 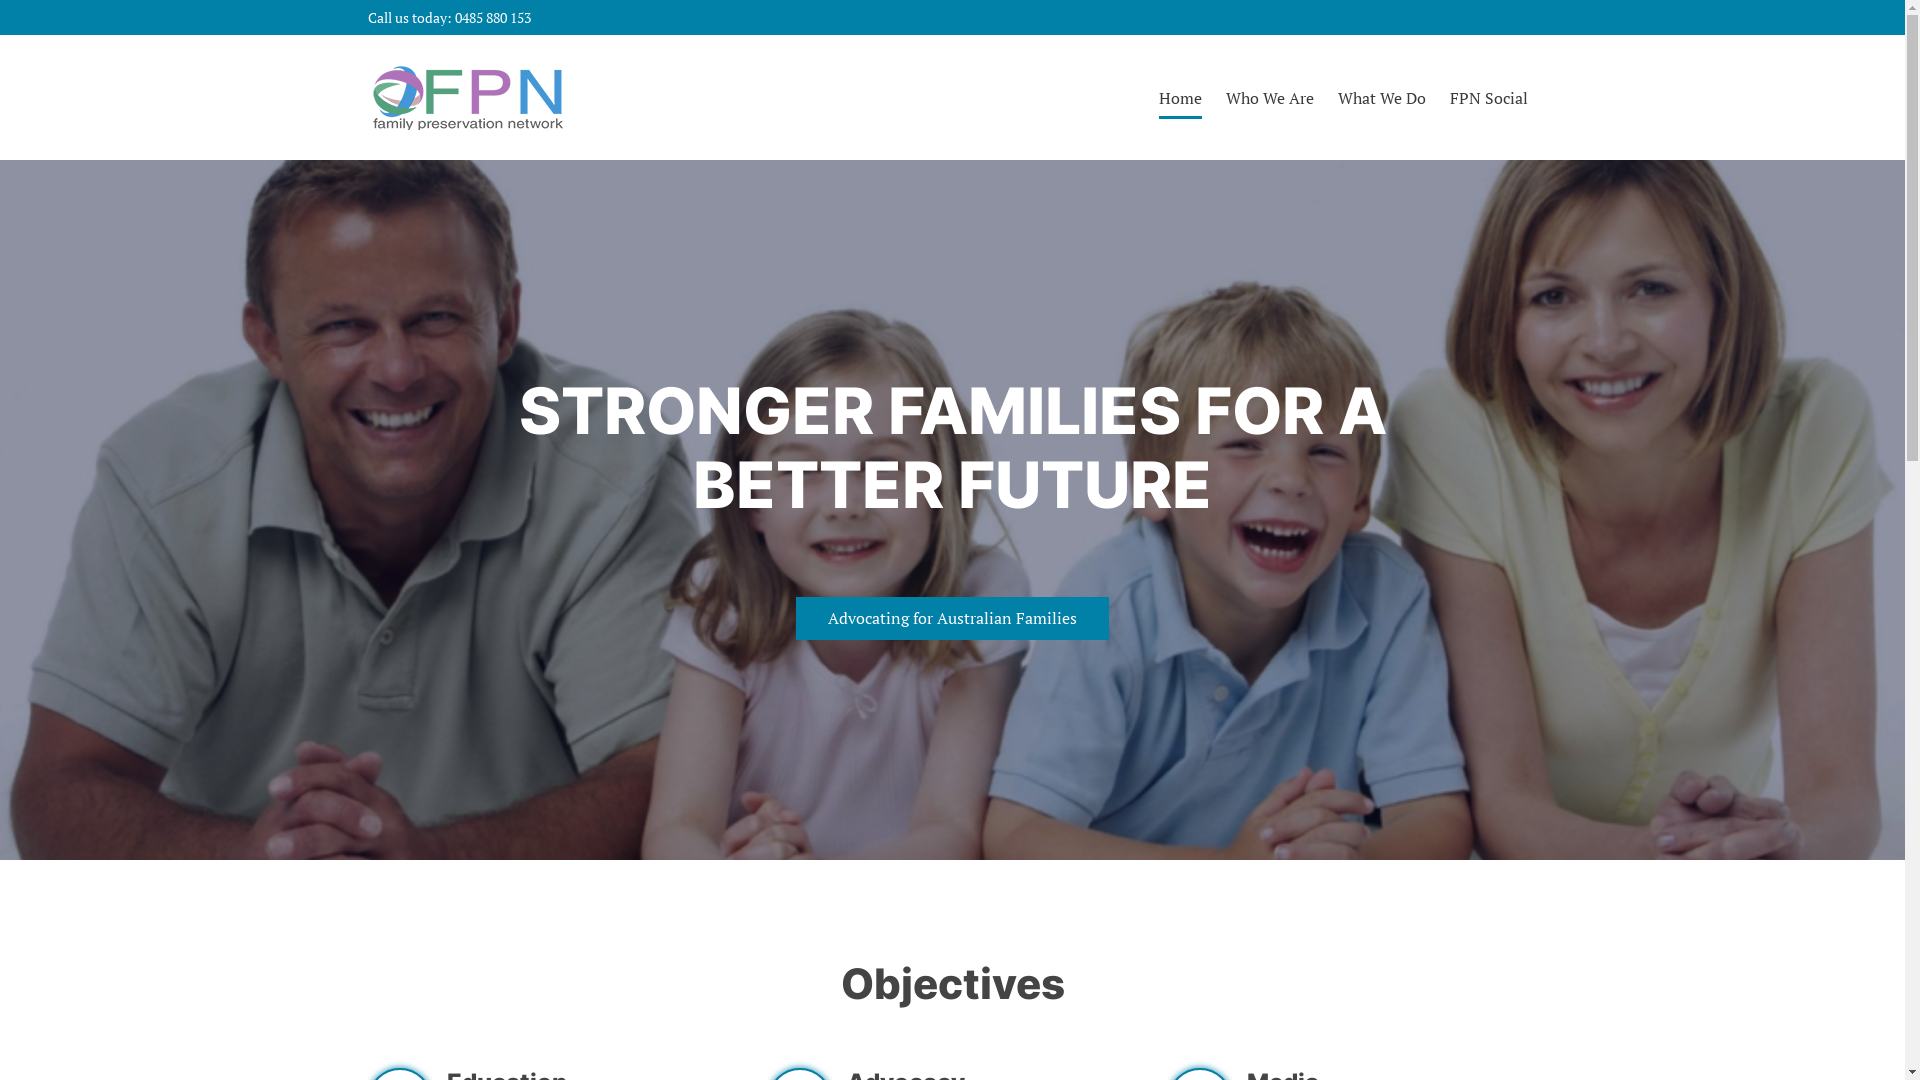 I want to click on 'Home', so click(x=1179, y=96).